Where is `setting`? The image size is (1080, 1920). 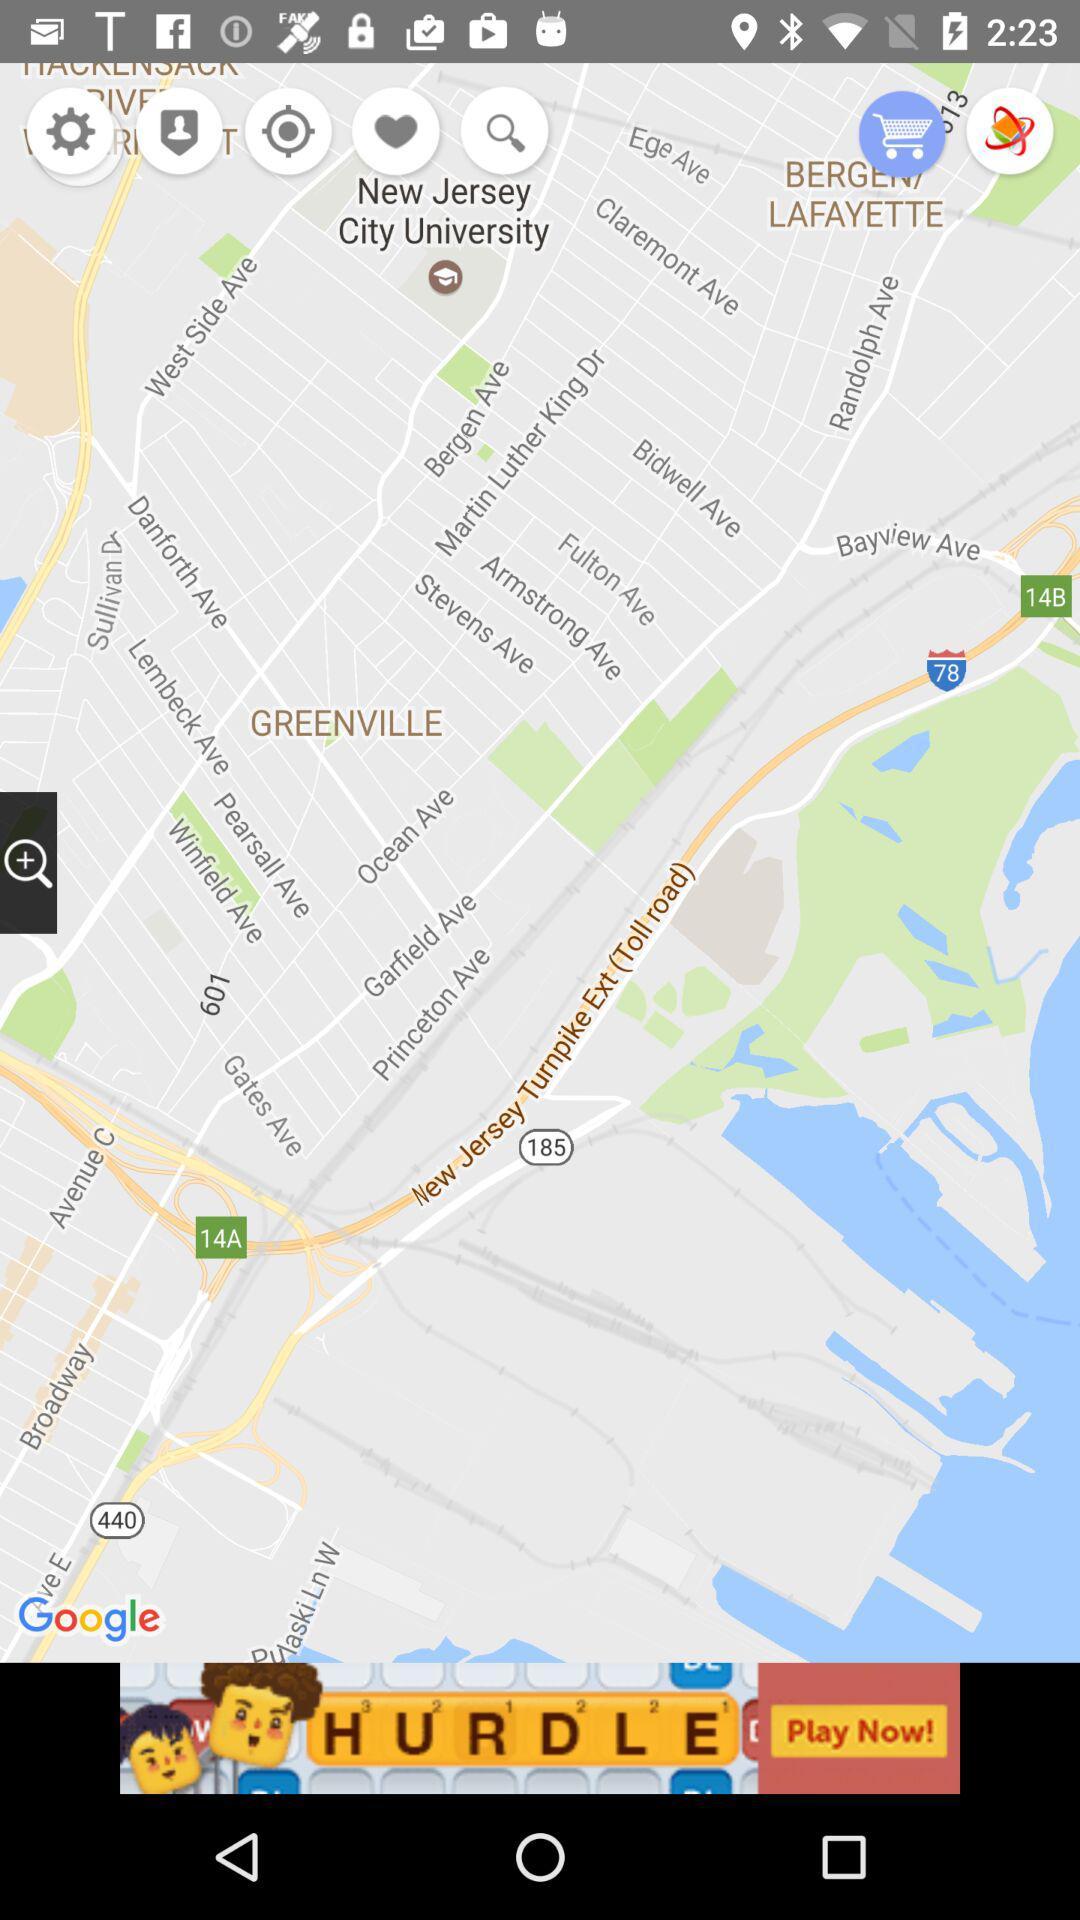 setting is located at coordinates (283, 132).